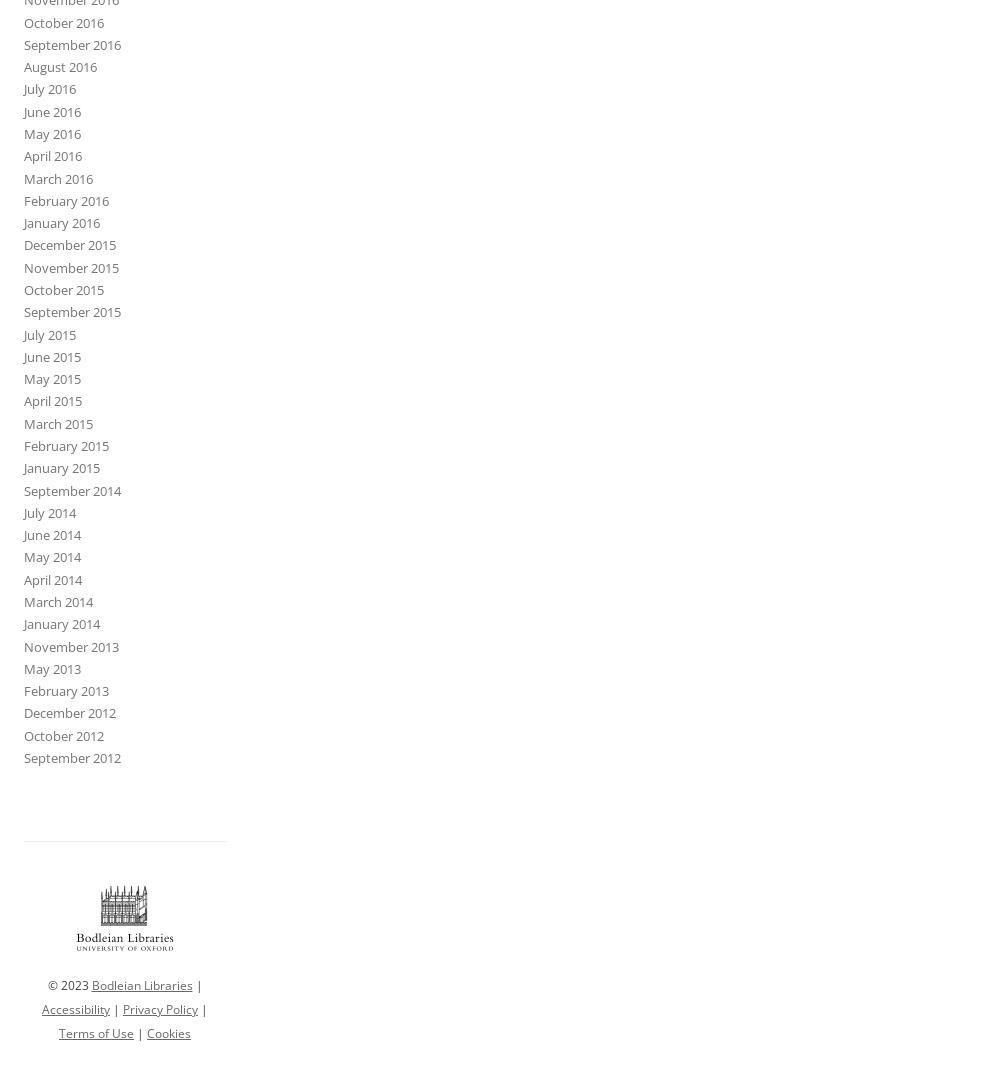 The height and width of the screenshot is (1065, 1008). Describe the element at coordinates (52, 534) in the screenshot. I see `'June 2014'` at that location.